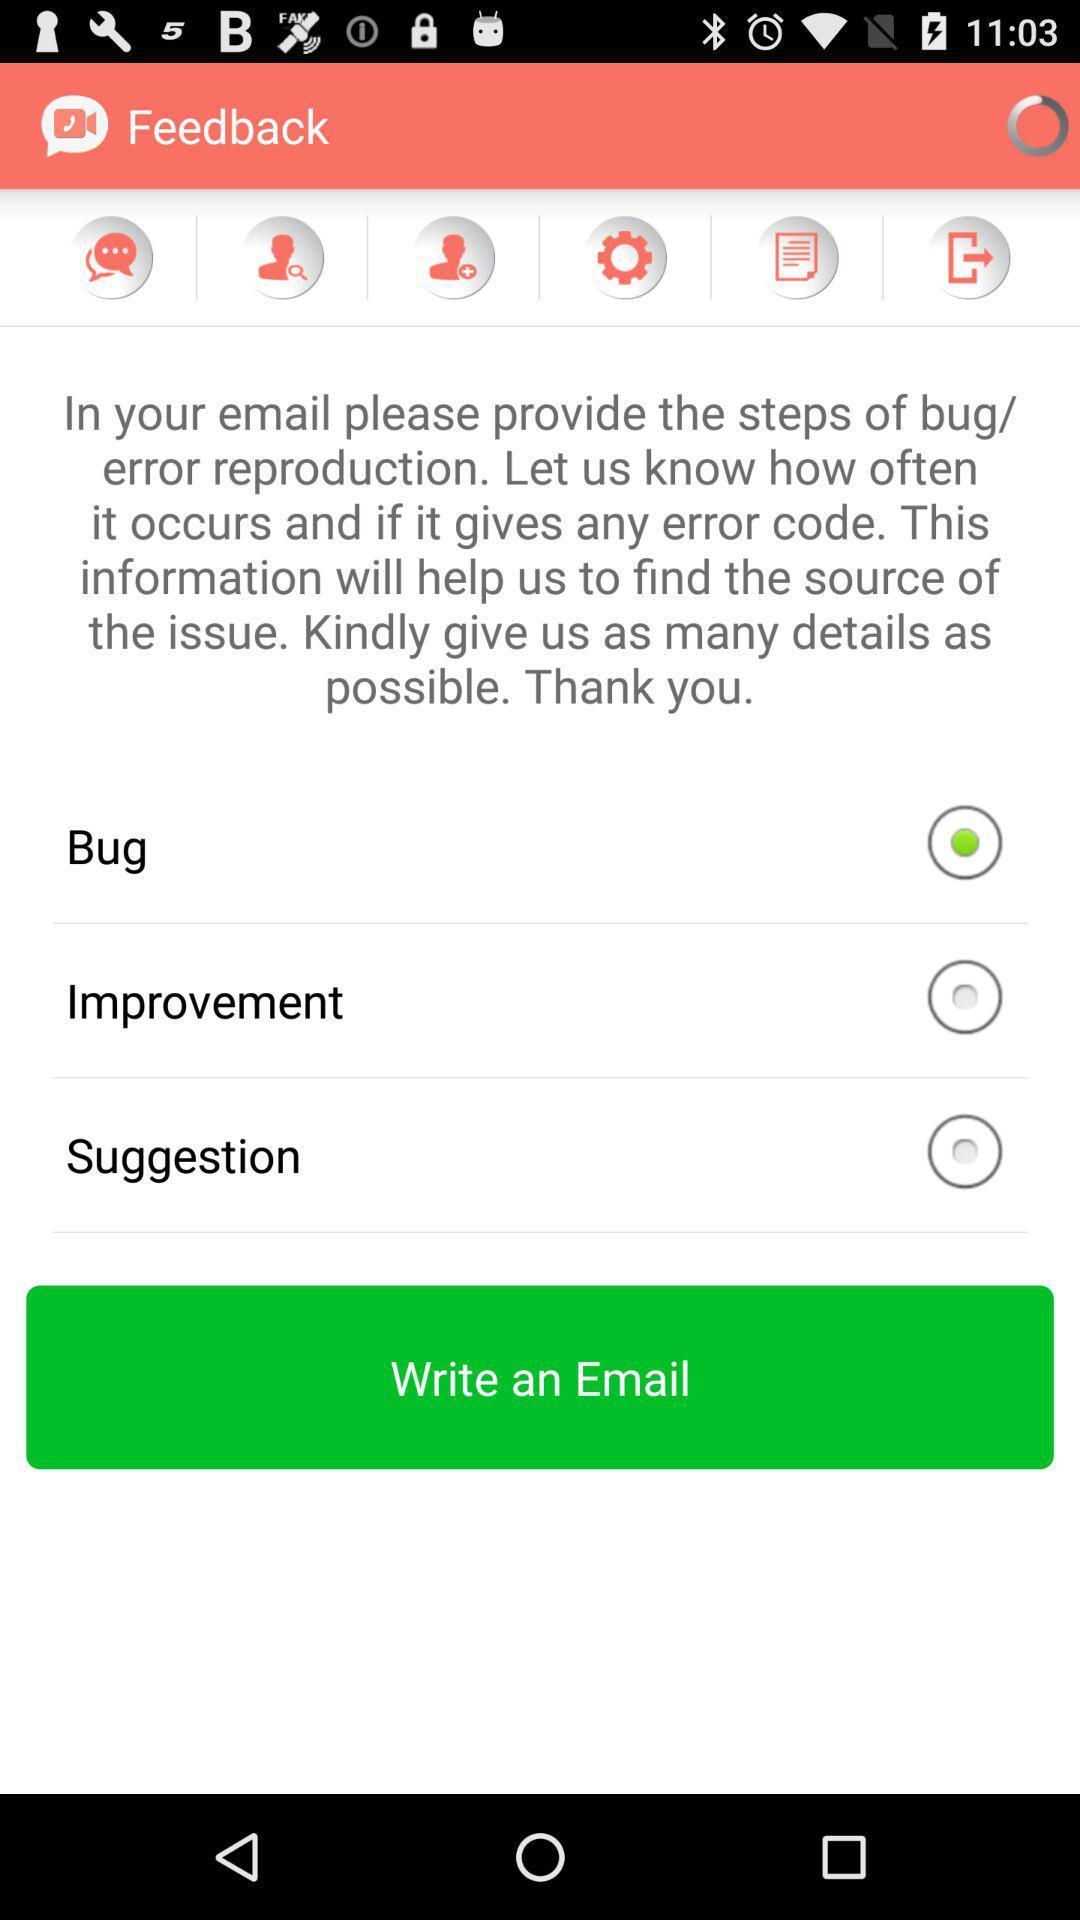 The height and width of the screenshot is (1920, 1080). What do you see at coordinates (795, 274) in the screenshot?
I see `the copy icon` at bounding box center [795, 274].